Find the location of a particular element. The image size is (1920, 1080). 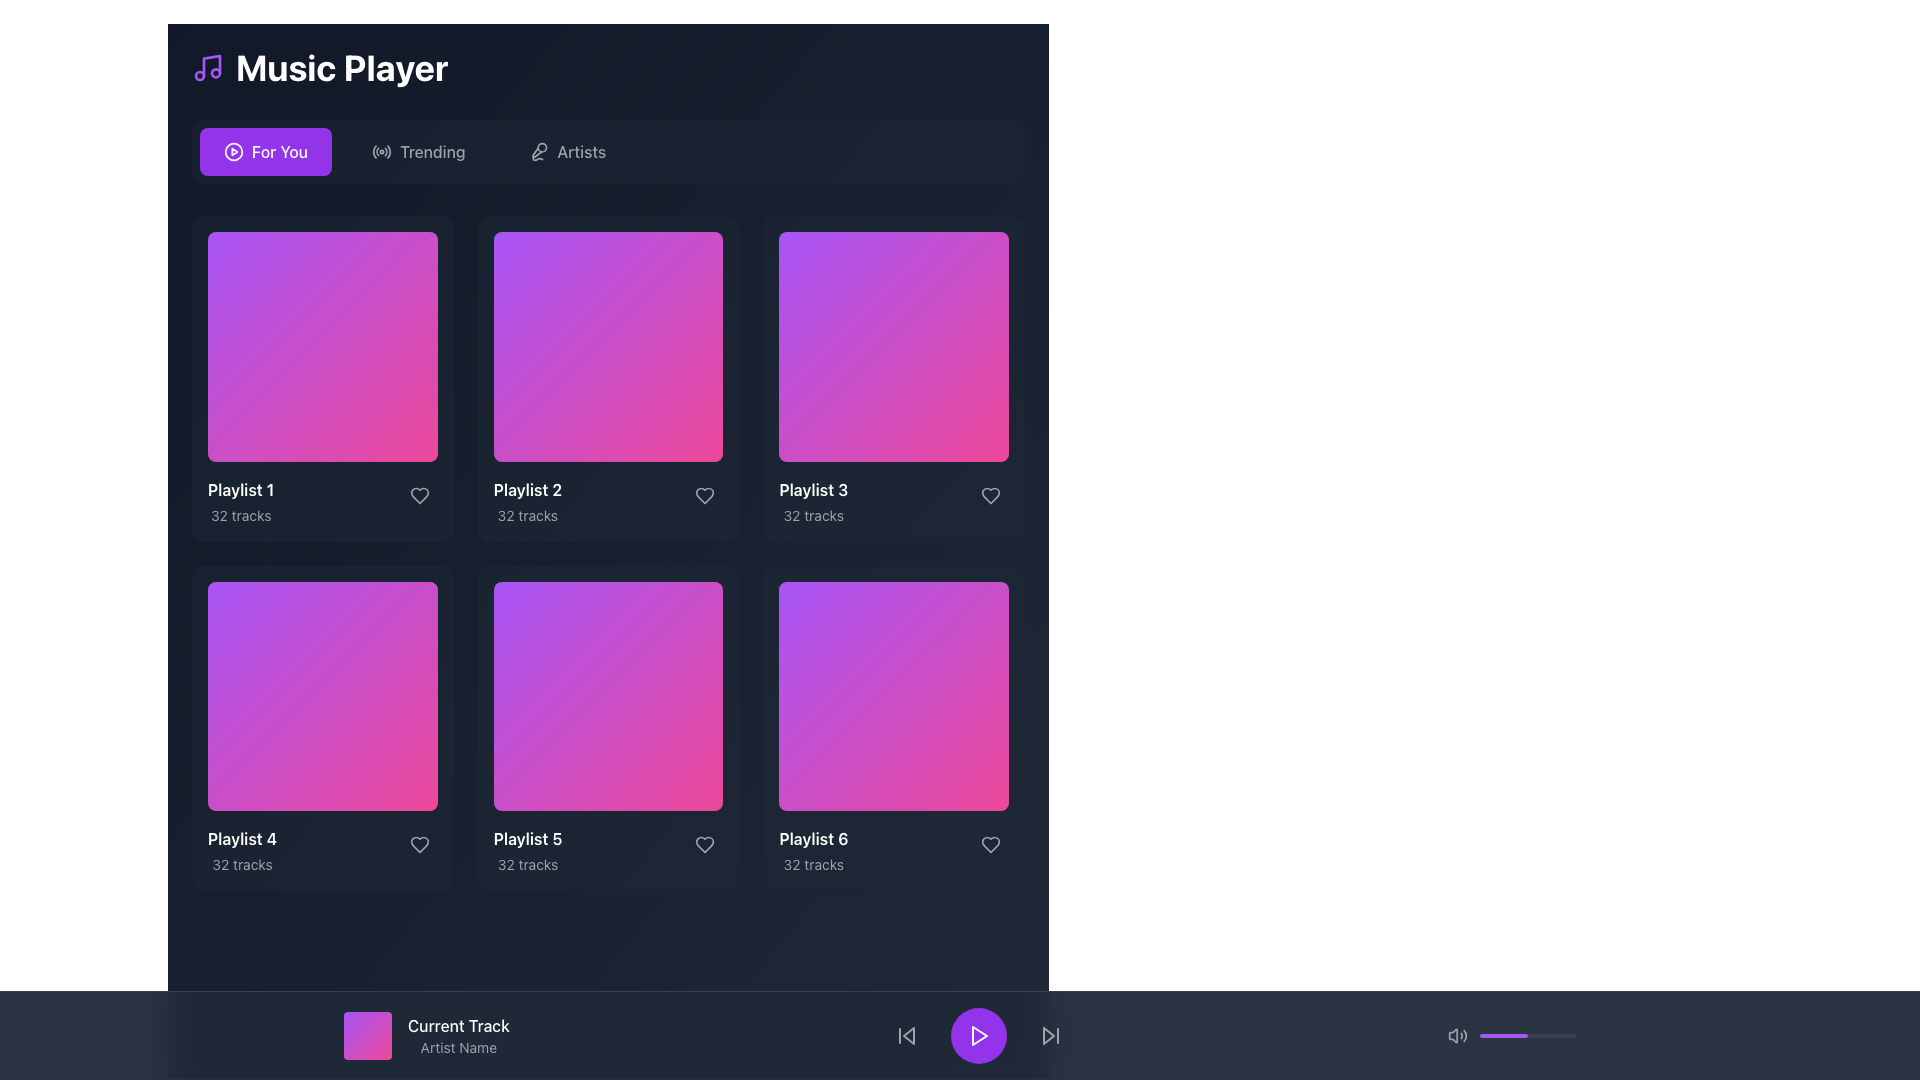

the volume slider is located at coordinates (1556, 1035).